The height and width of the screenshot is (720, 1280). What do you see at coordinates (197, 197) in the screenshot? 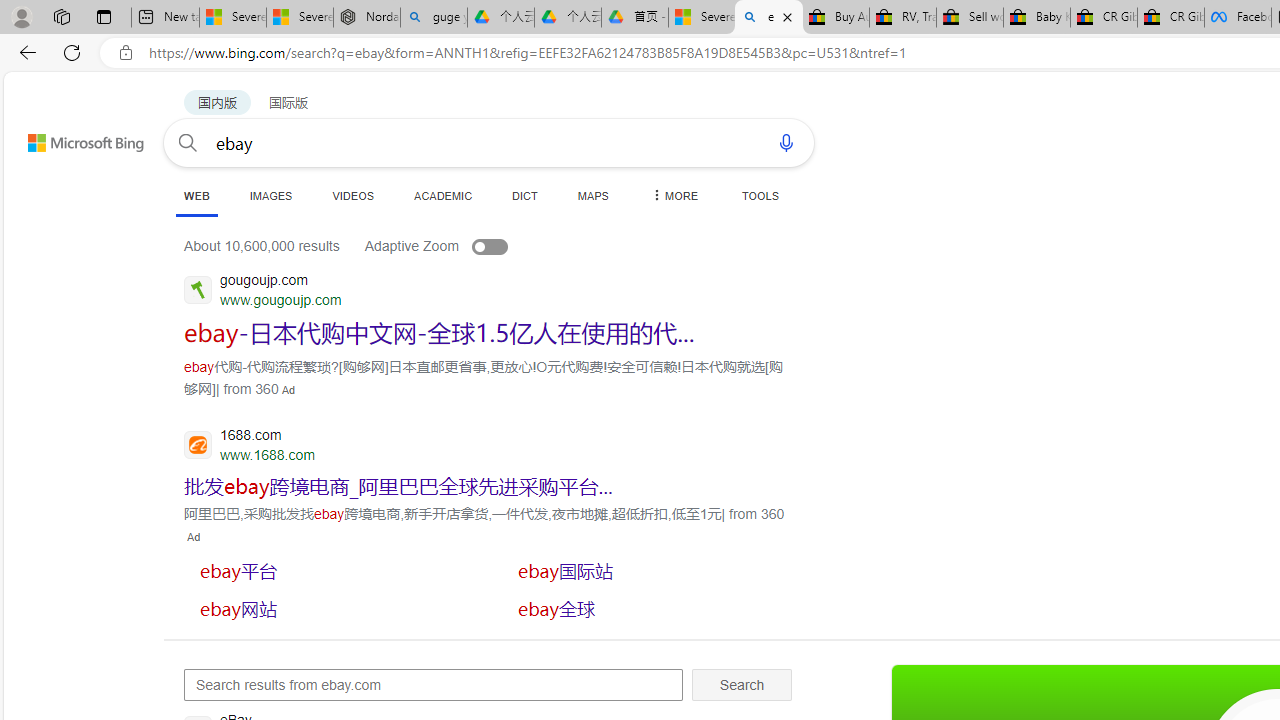
I see `'WEB'` at bounding box center [197, 197].